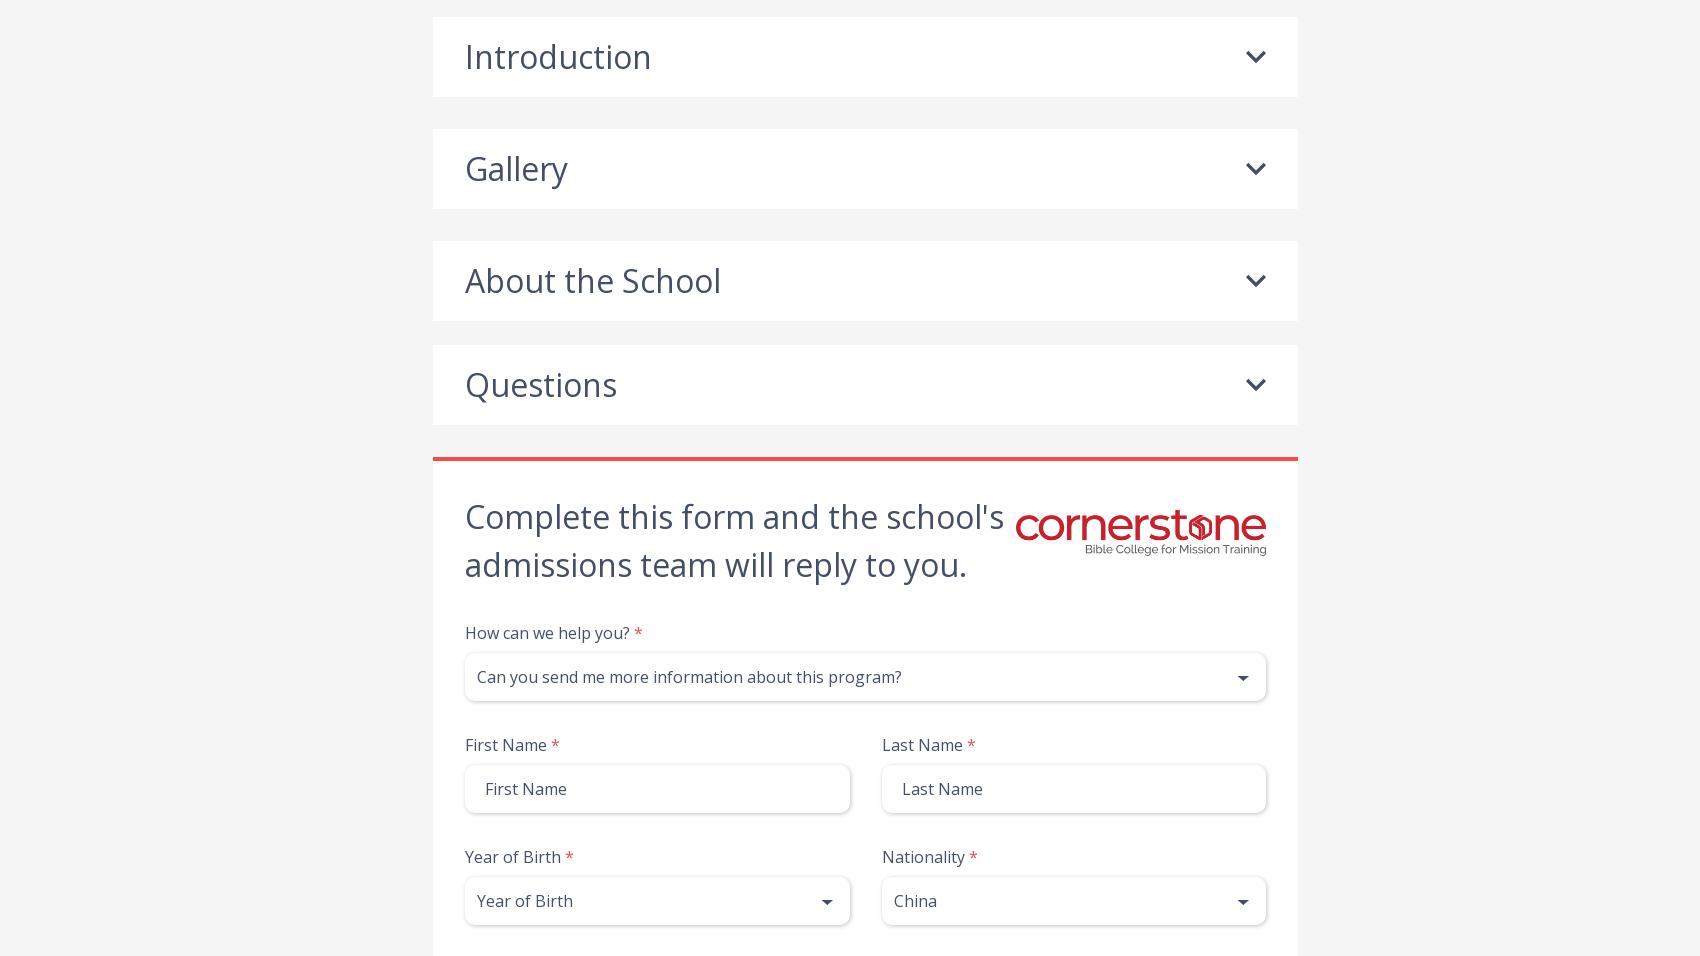  Describe the element at coordinates (464, 384) in the screenshot. I see `'Questions'` at that location.